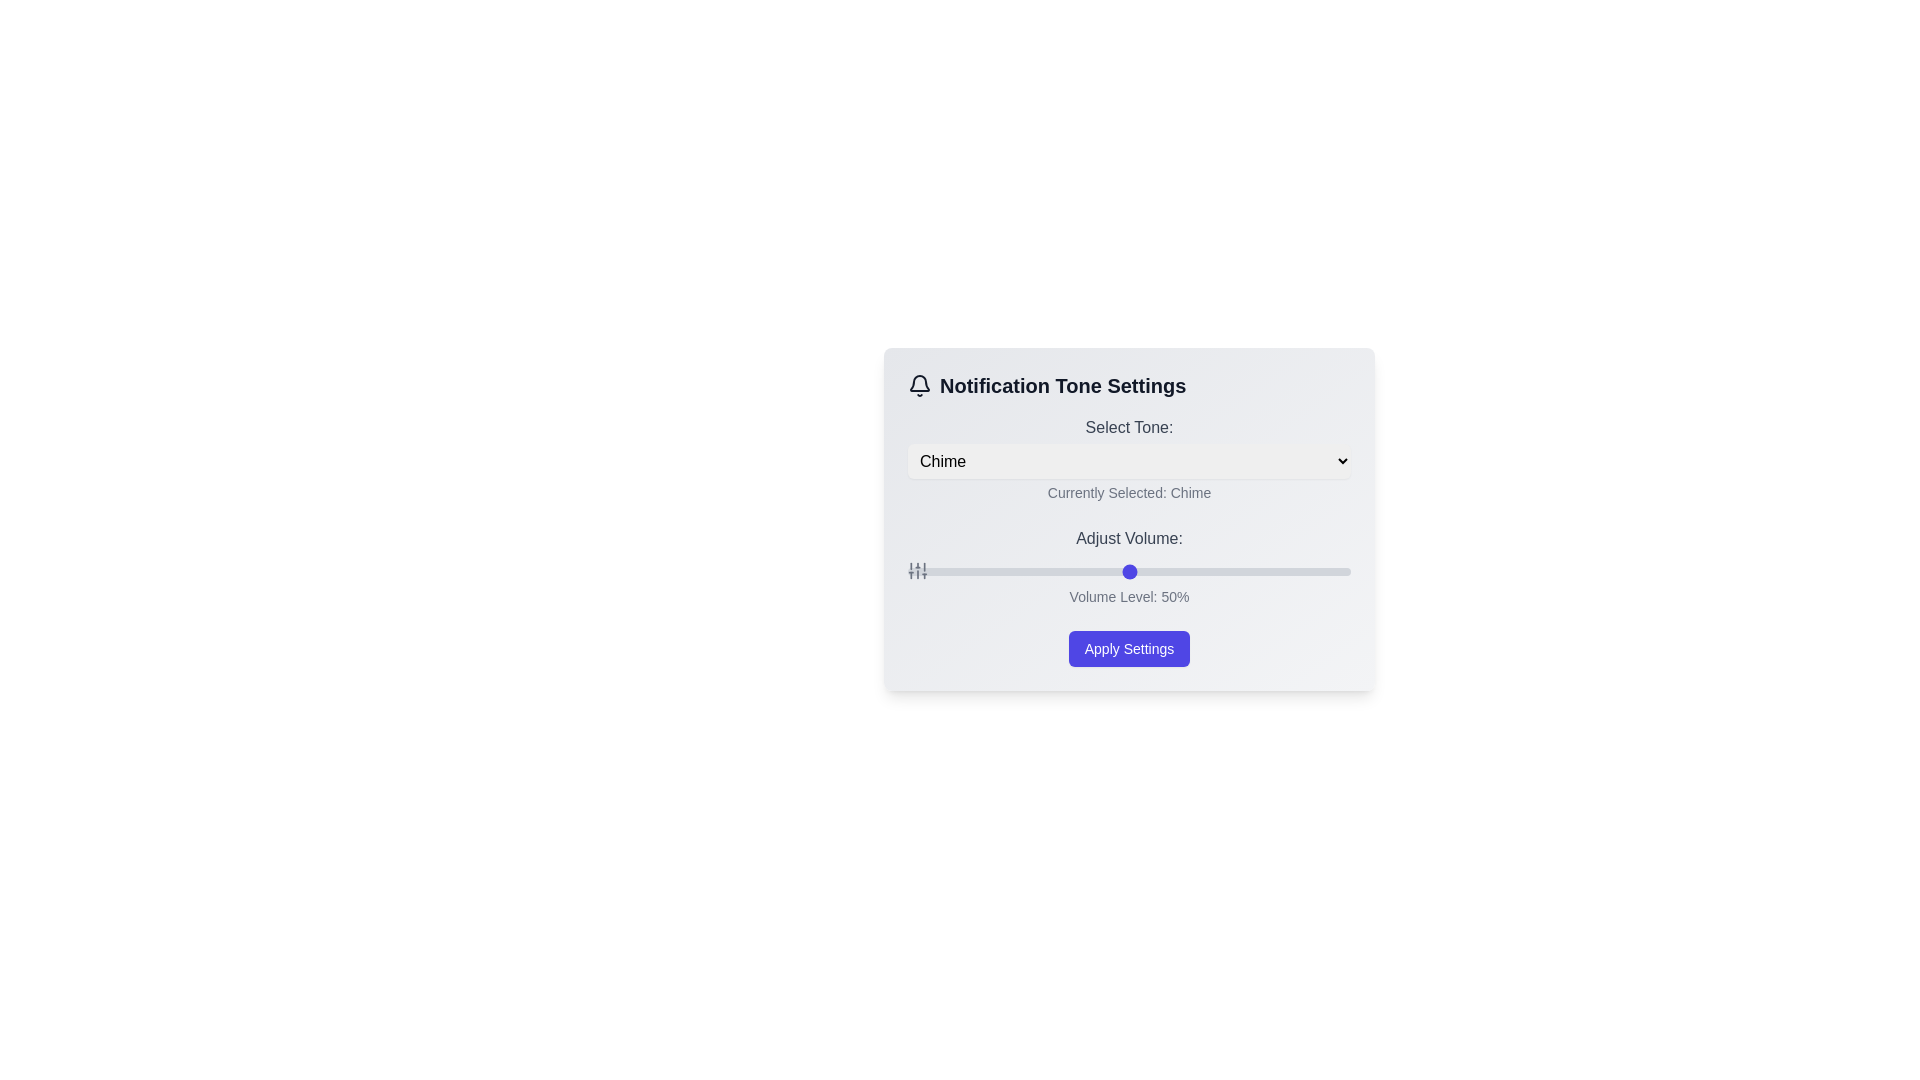 The image size is (1920, 1080). What do you see at coordinates (1129, 461) in the screenshot?
I see `an option from the dropdown menu located in the 'Select Tone' section of the 'Notification Tone Settings' panel, which is centered below the 'Select Tone:' label` at bounding box center [1129, 461].